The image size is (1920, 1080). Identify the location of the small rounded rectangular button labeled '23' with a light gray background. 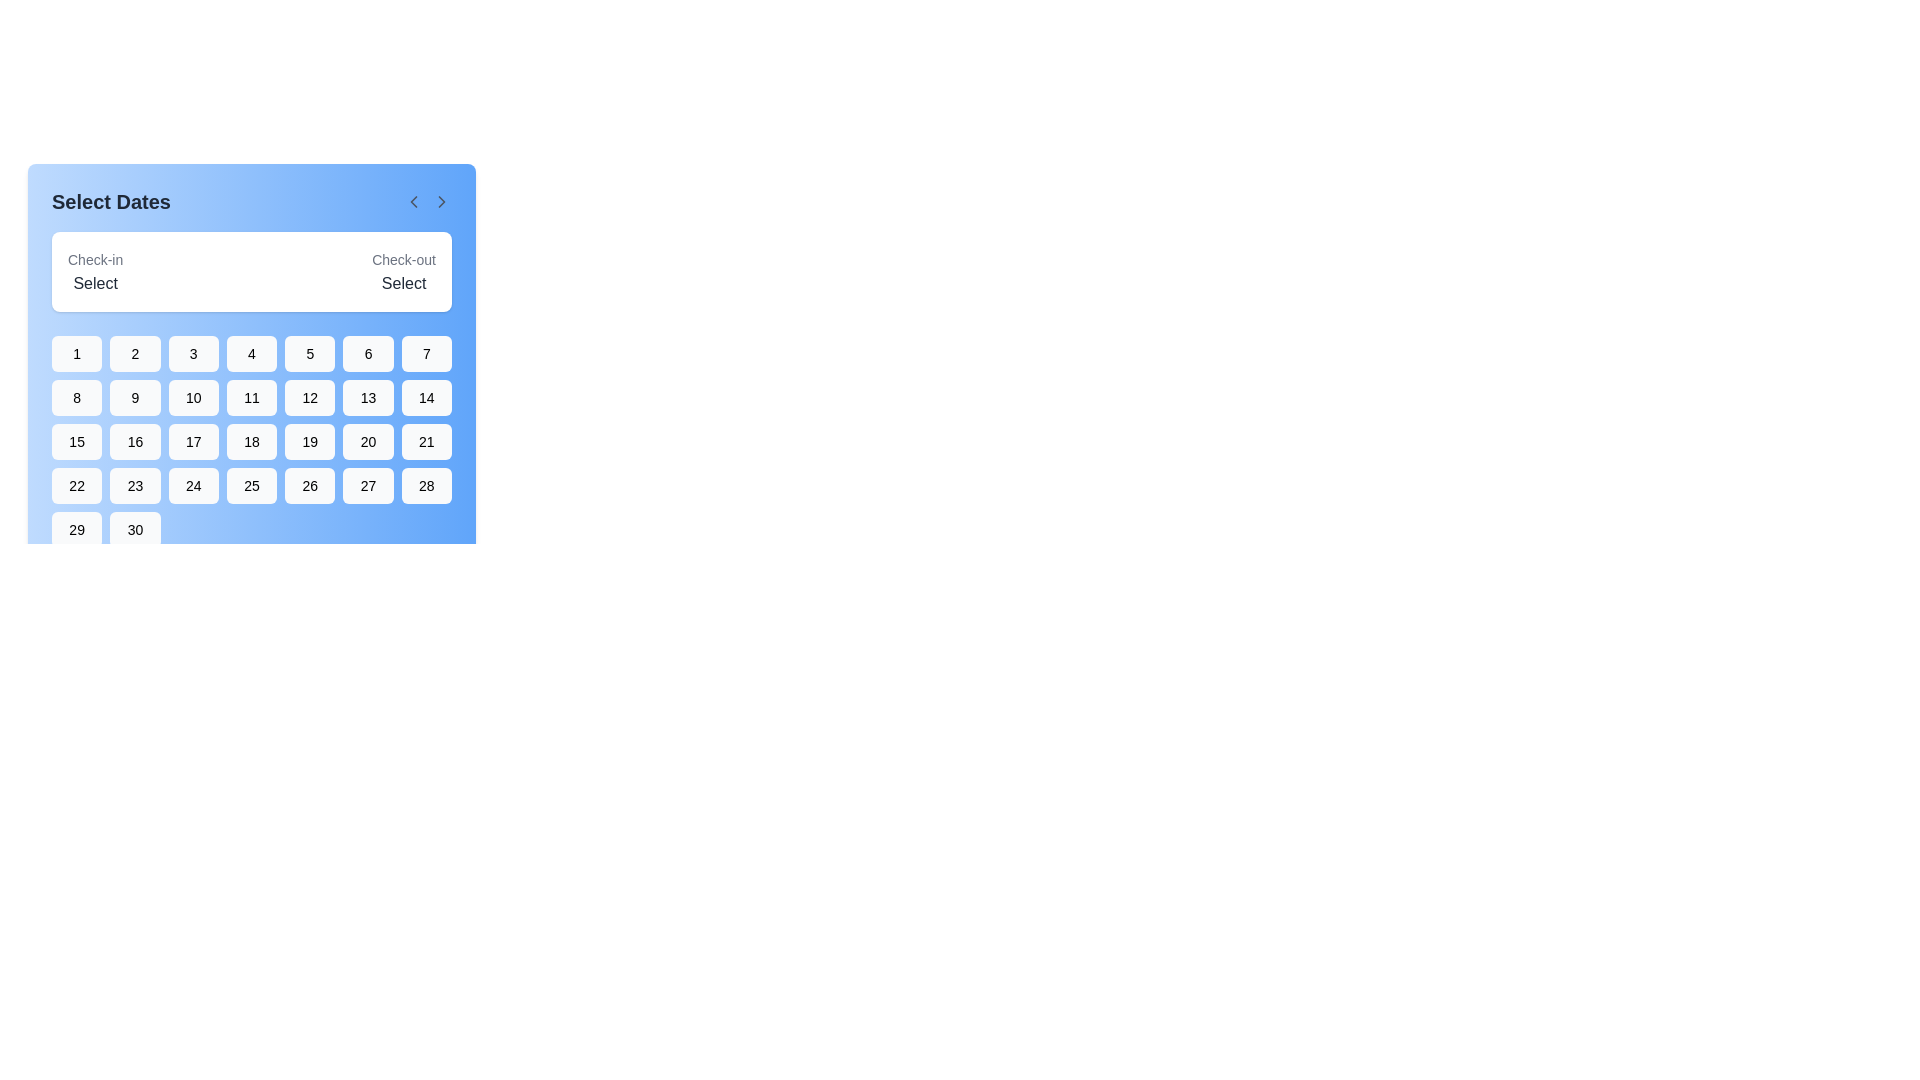
(134, 486).